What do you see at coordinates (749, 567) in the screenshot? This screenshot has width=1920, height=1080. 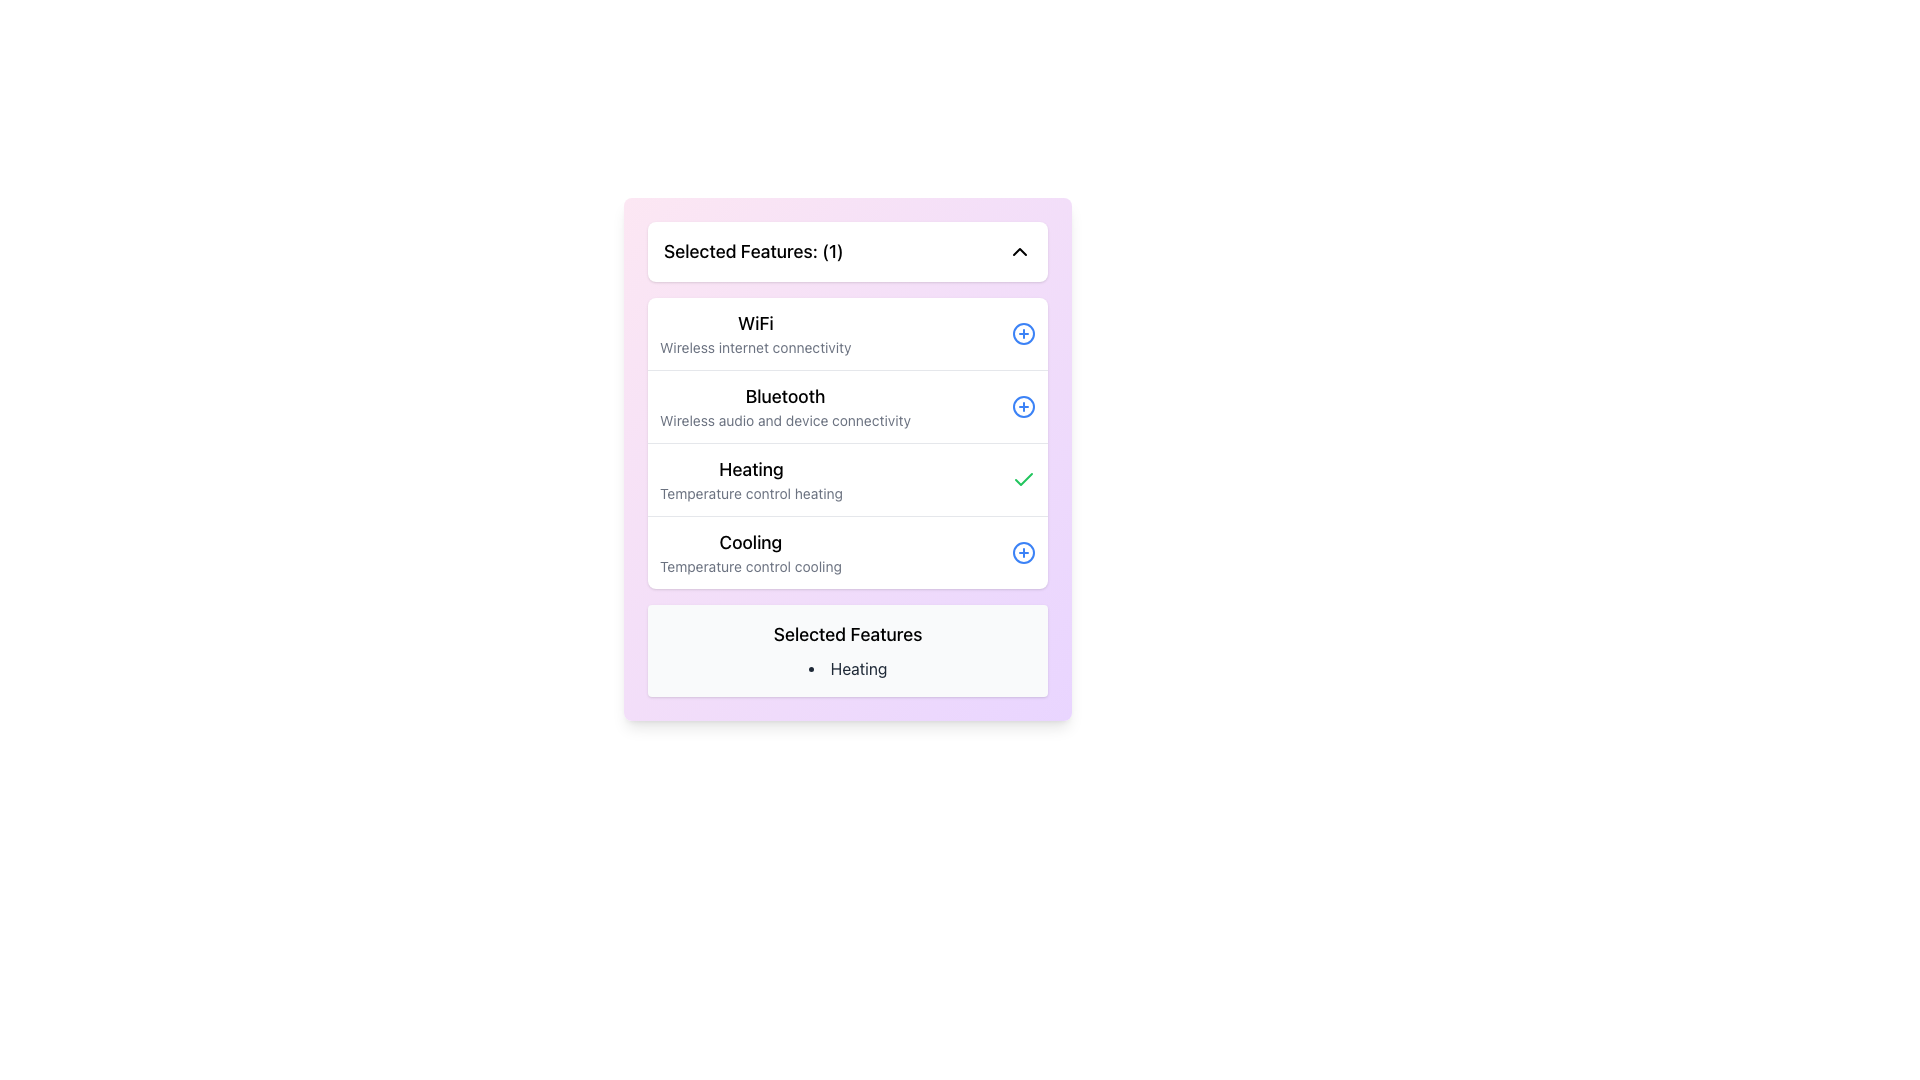 I see `the text label reading 'Temperature control cooling' located below the heading 'Cooling' in the interface` at bounding box center [749, 567].